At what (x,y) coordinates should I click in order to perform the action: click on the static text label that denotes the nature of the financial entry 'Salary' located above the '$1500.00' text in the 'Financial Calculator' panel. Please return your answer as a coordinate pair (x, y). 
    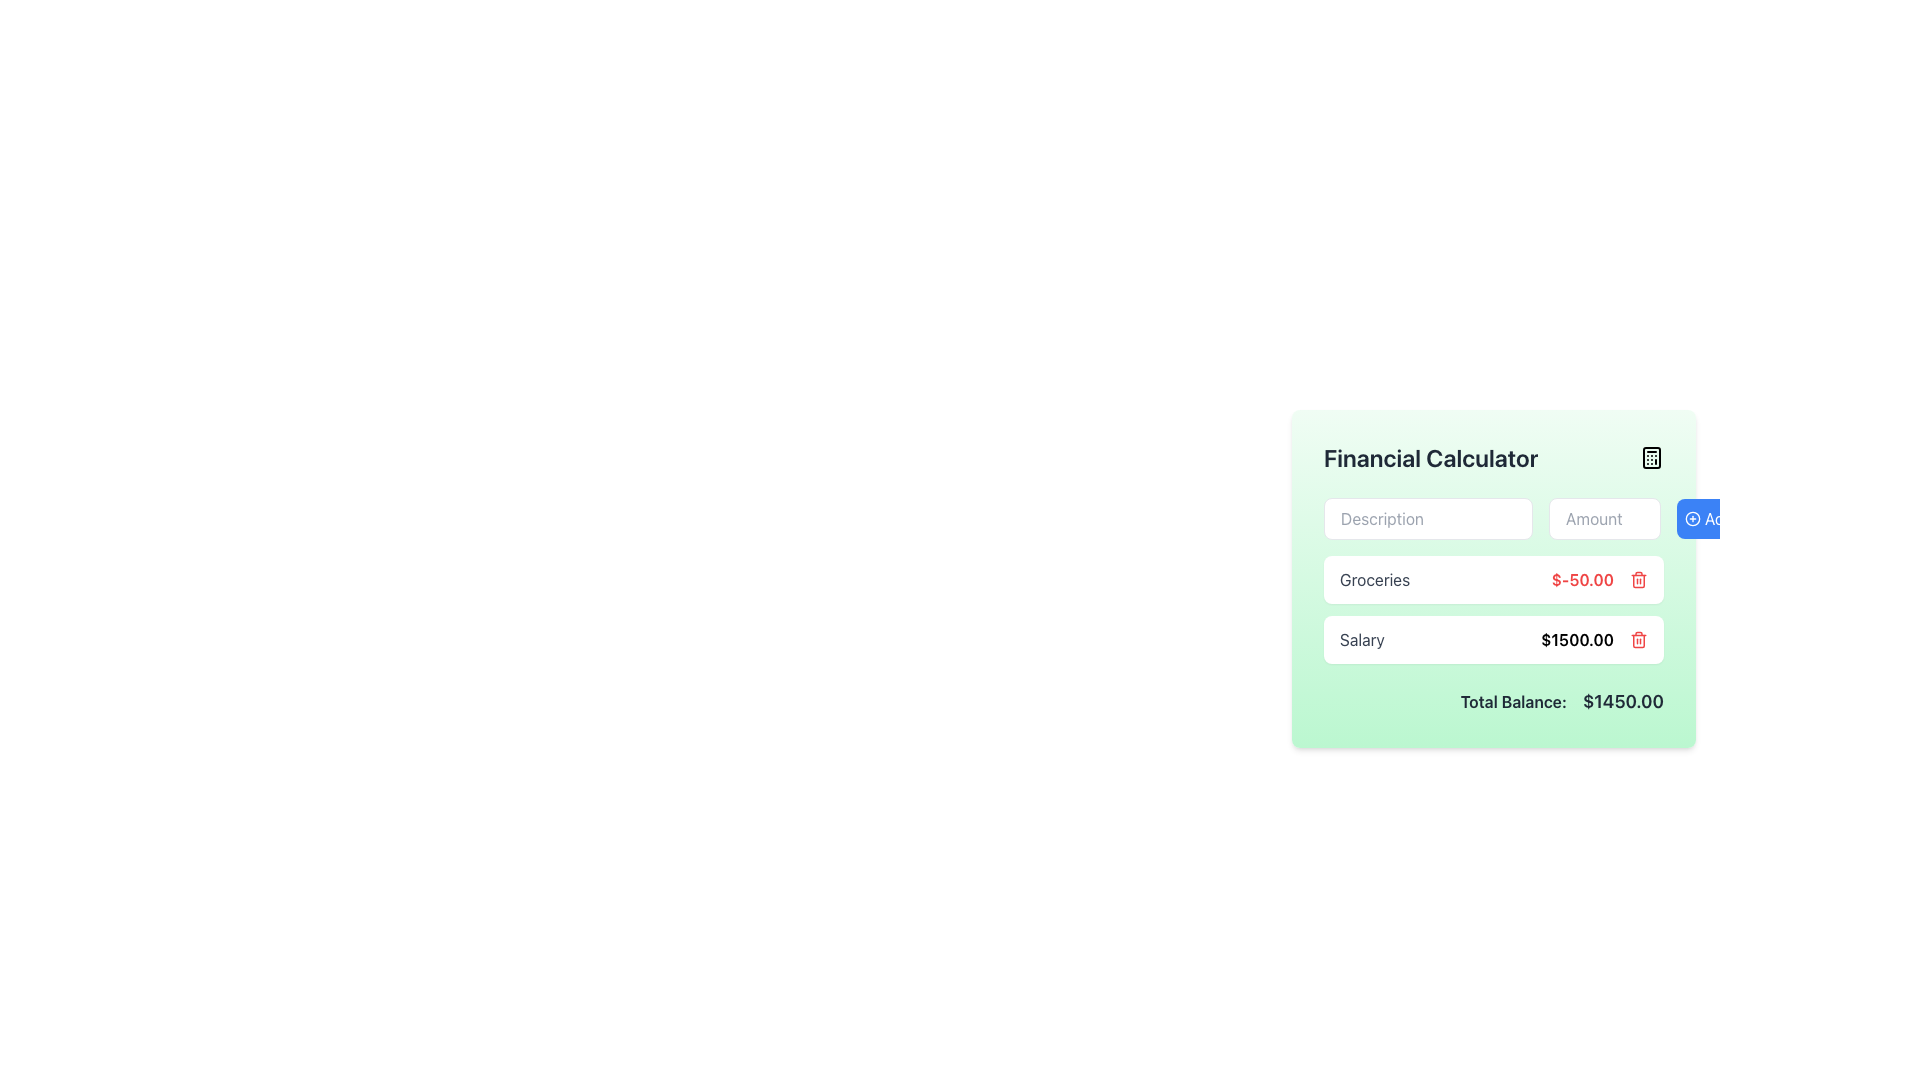
    Looking at the image, I should click on (1361, 640).